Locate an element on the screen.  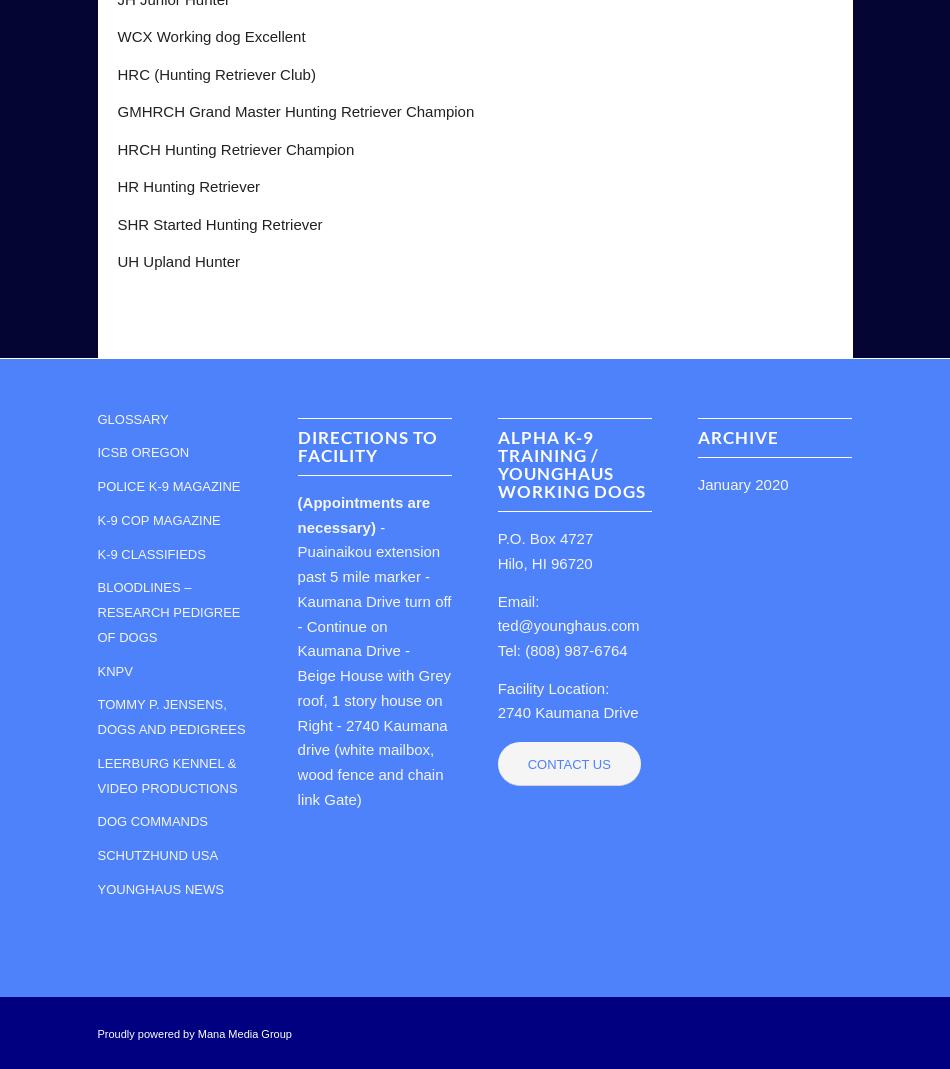
'K-9 COP MAGAZINE' is located at coordinates (158, 518).